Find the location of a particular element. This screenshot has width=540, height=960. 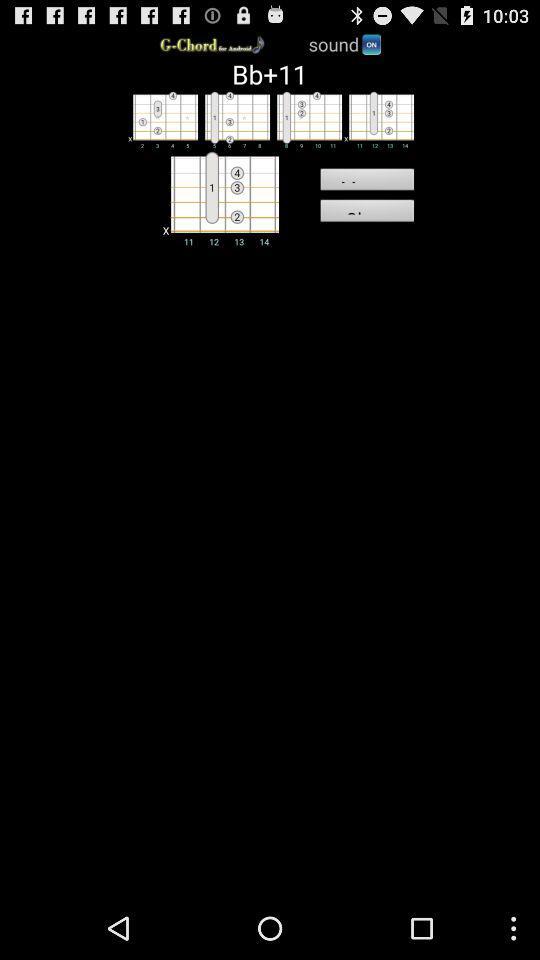

item below the memo is located at coordinates (366, 213).